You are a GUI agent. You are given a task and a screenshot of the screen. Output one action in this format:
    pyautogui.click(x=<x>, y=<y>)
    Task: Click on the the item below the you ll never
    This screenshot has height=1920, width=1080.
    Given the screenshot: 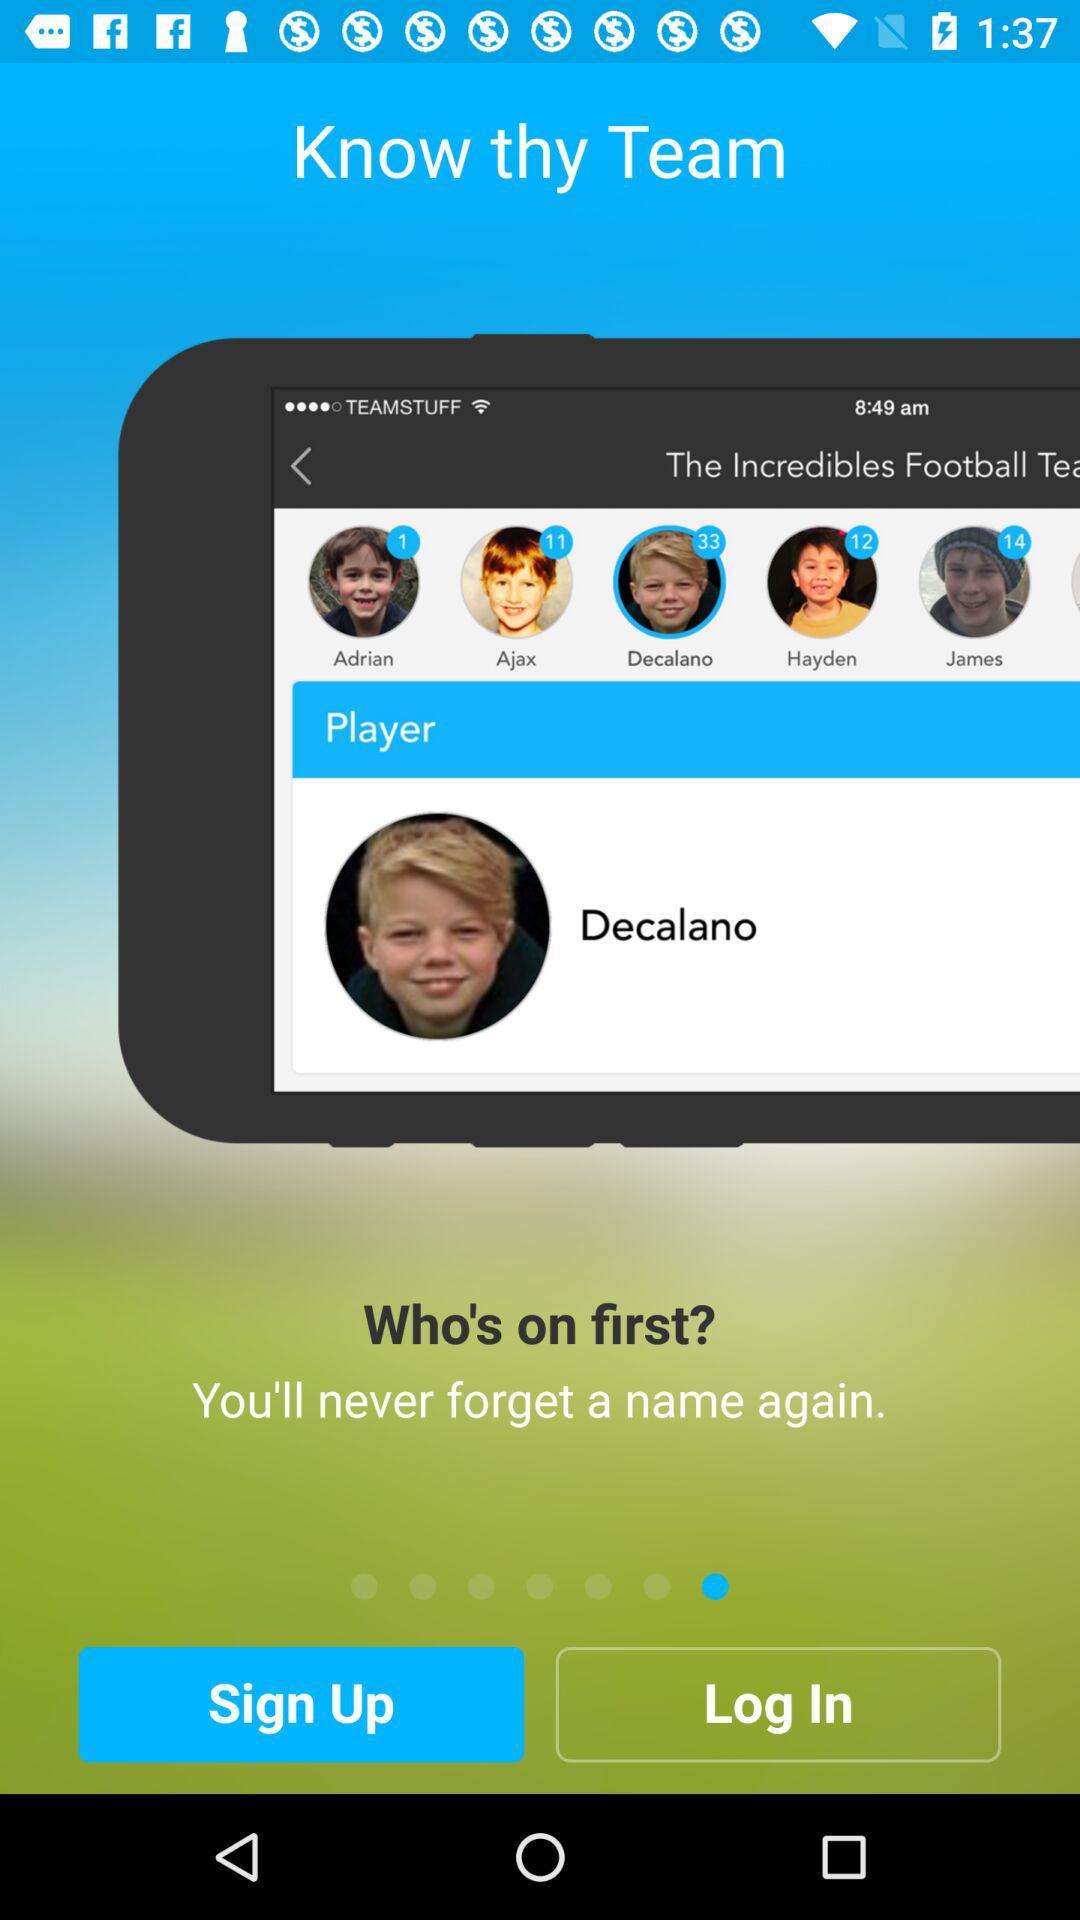 What is the action you would take?
    pyautogui.click(x=364, y=1585)
    